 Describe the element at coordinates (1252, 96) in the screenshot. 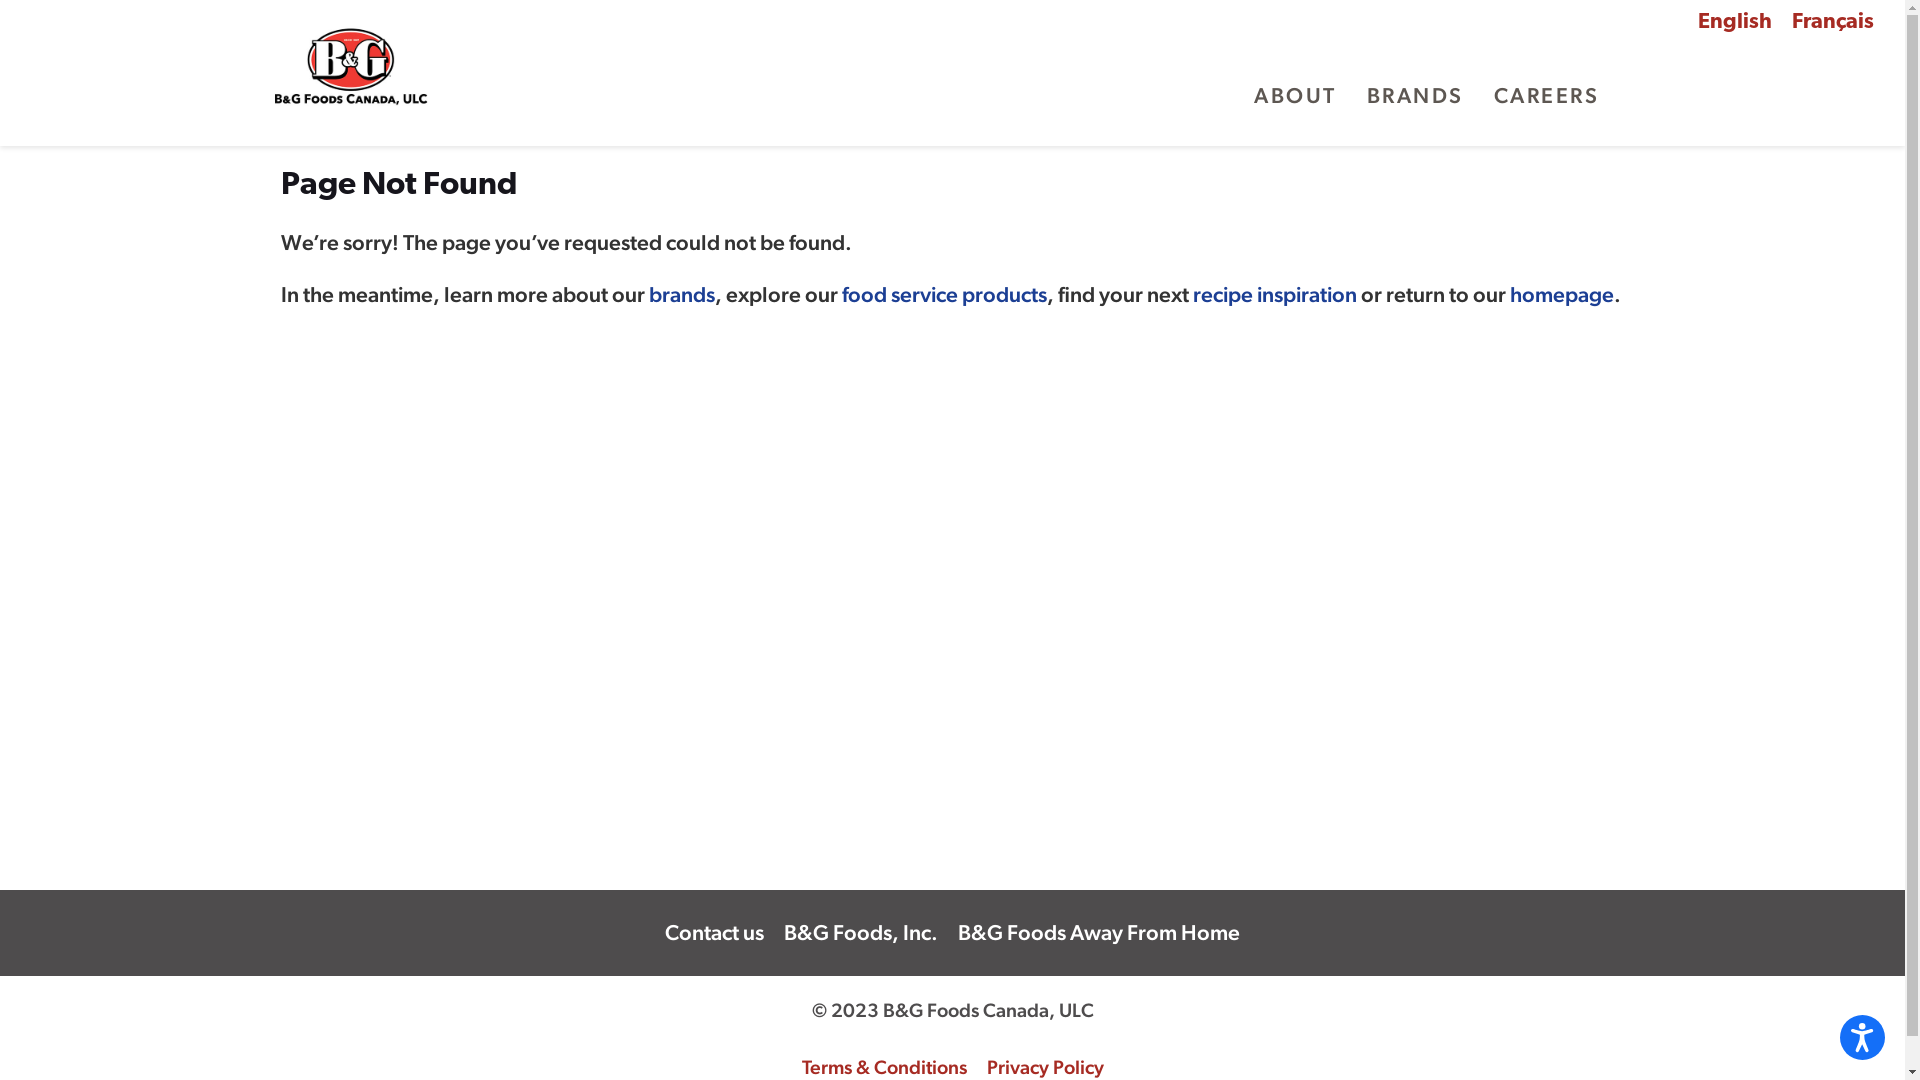

I see `'ABOUT'` at that location.